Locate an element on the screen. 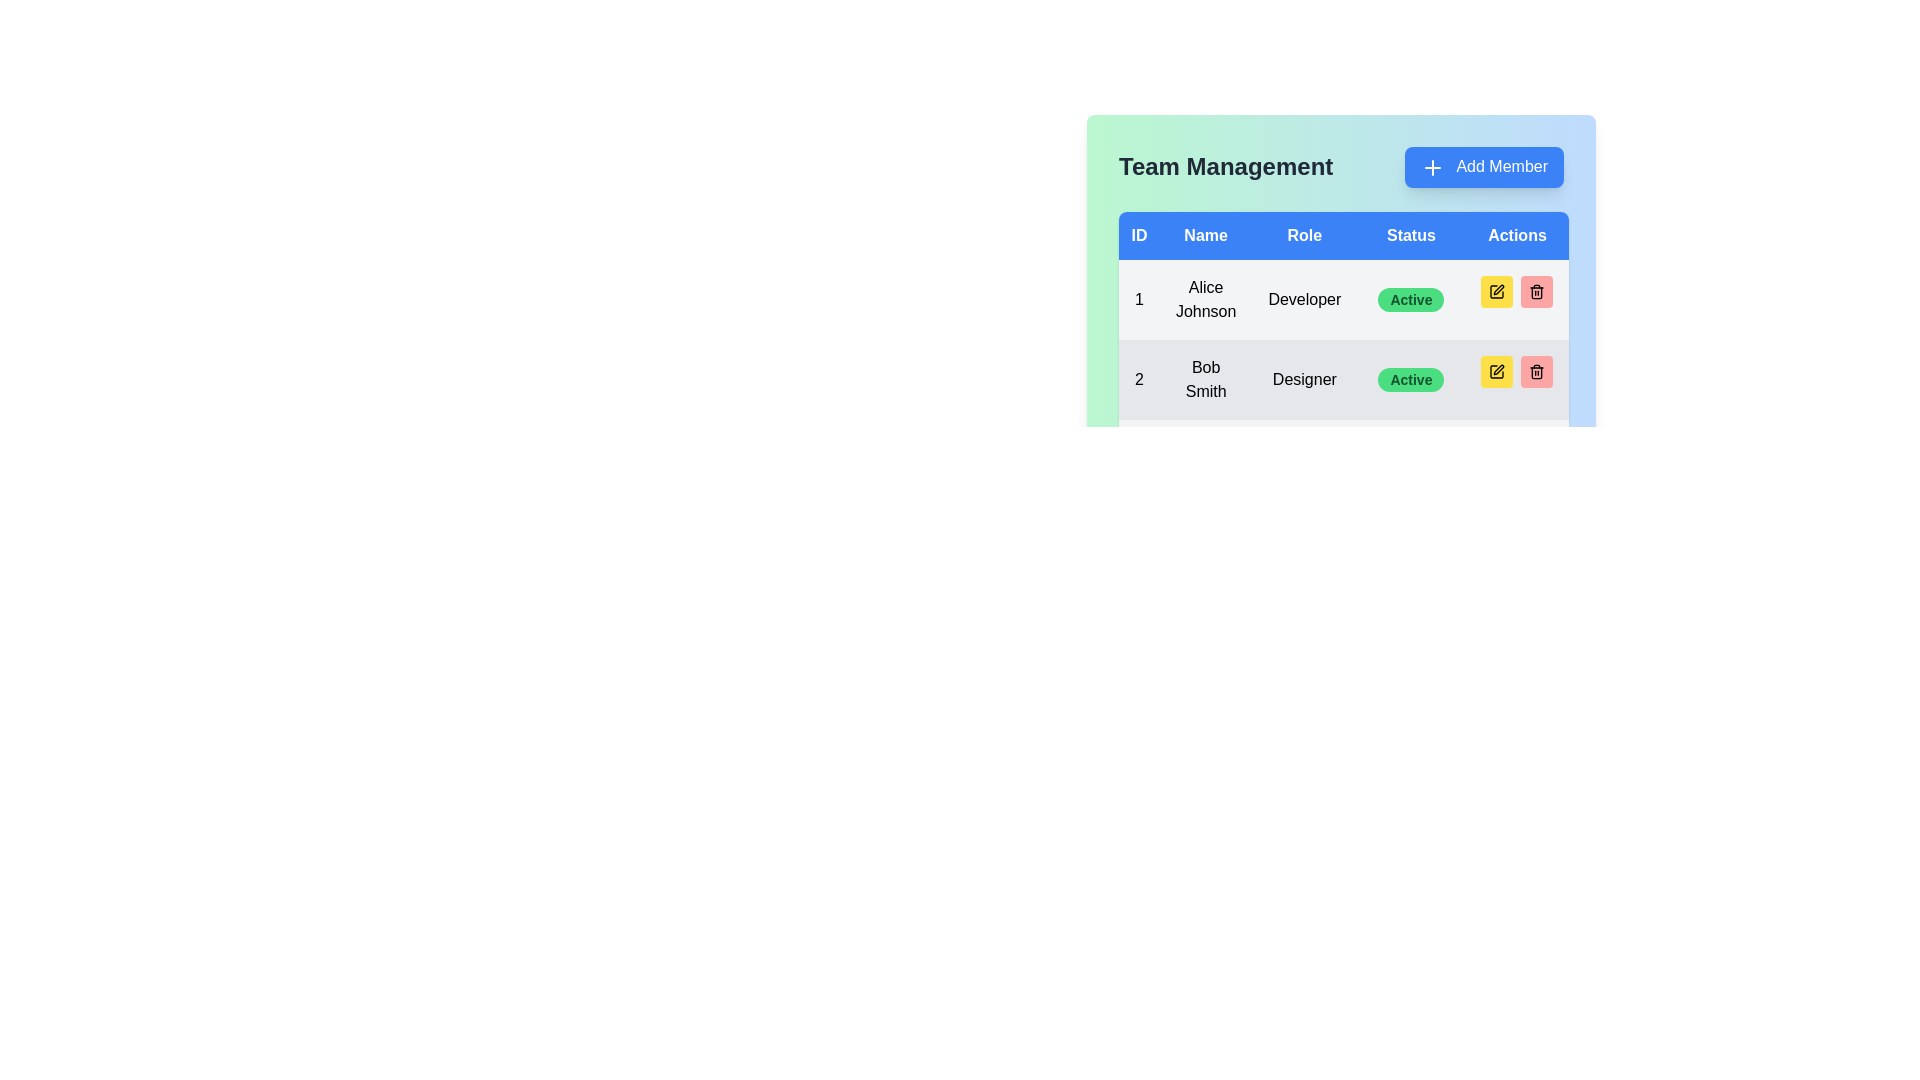 This screenshot has width=1920, height=1080. the delete button located in the 'Actions' column of the table, positioned directly to the right of the yellow edit button is located at coordinates (1536, 371).